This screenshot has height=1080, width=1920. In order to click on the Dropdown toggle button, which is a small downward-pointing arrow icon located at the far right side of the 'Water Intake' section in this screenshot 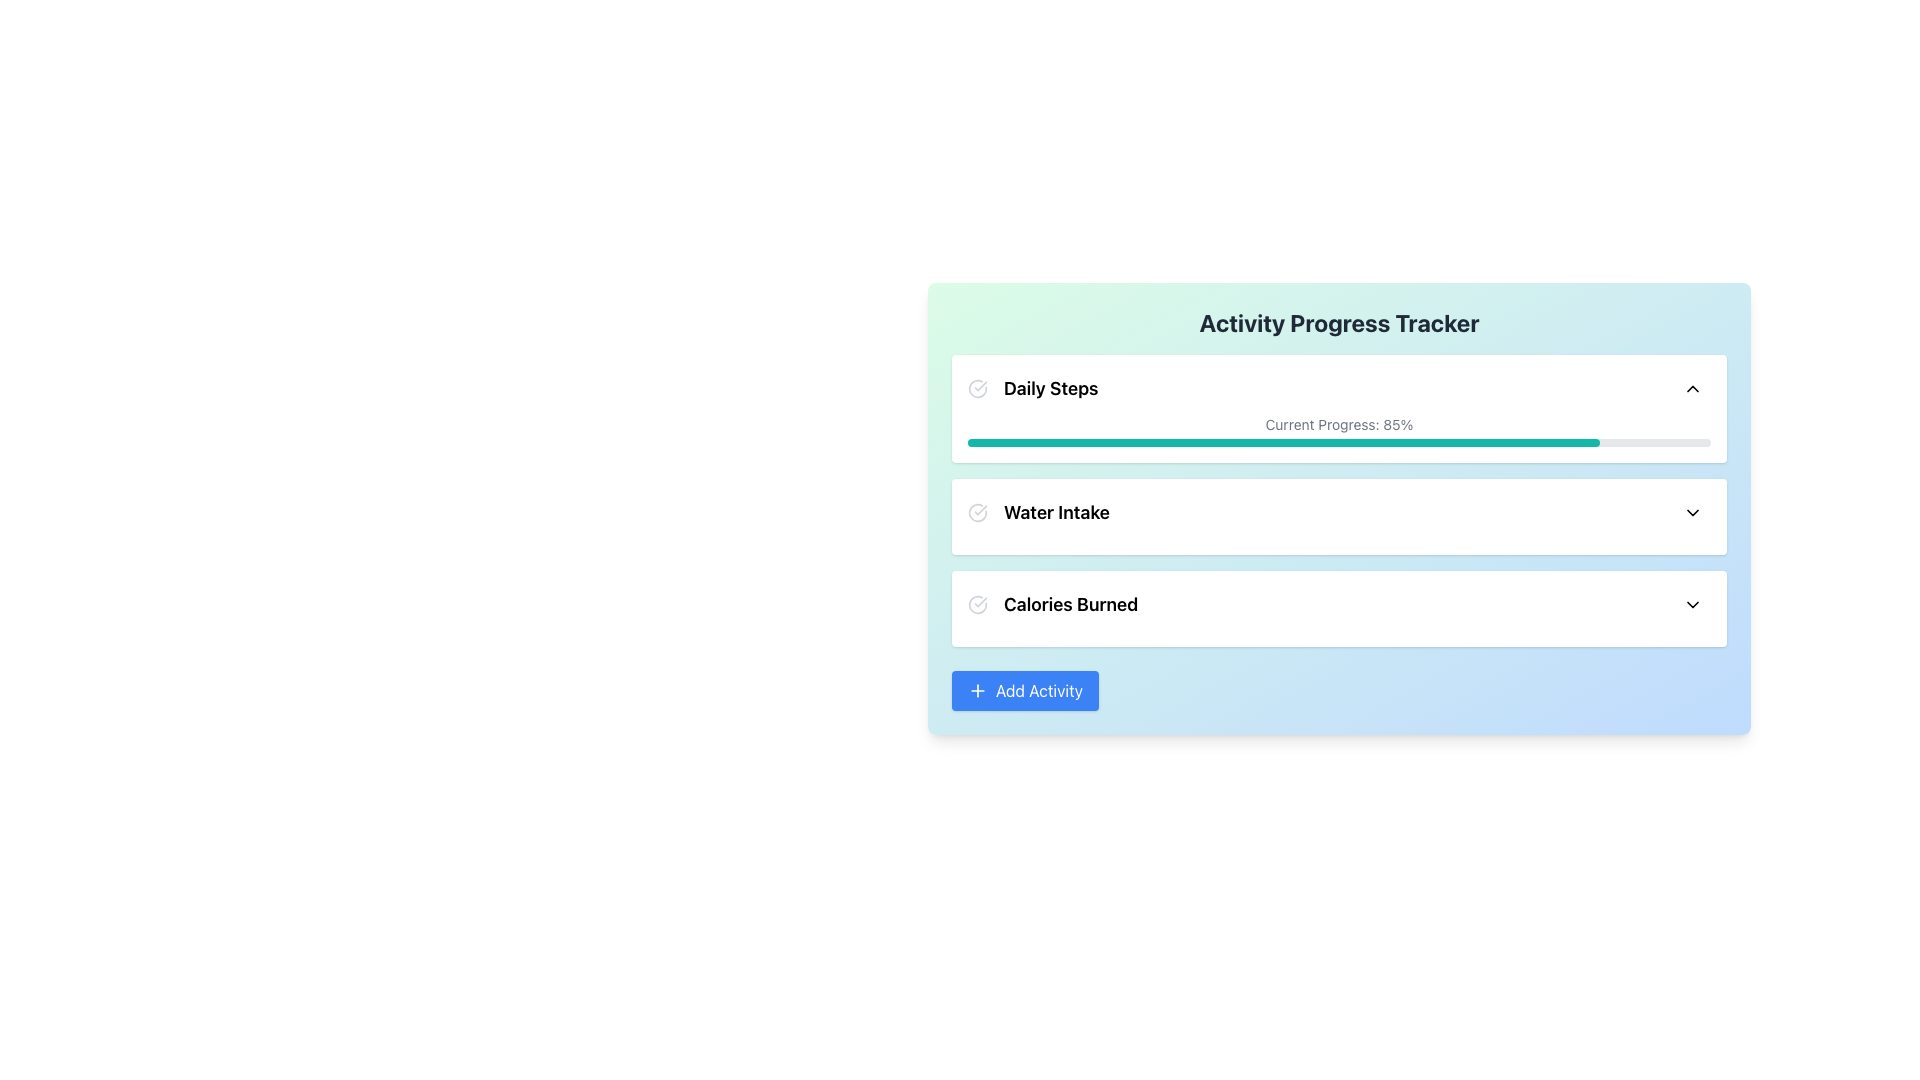, I will do `click(1692, 512)`.